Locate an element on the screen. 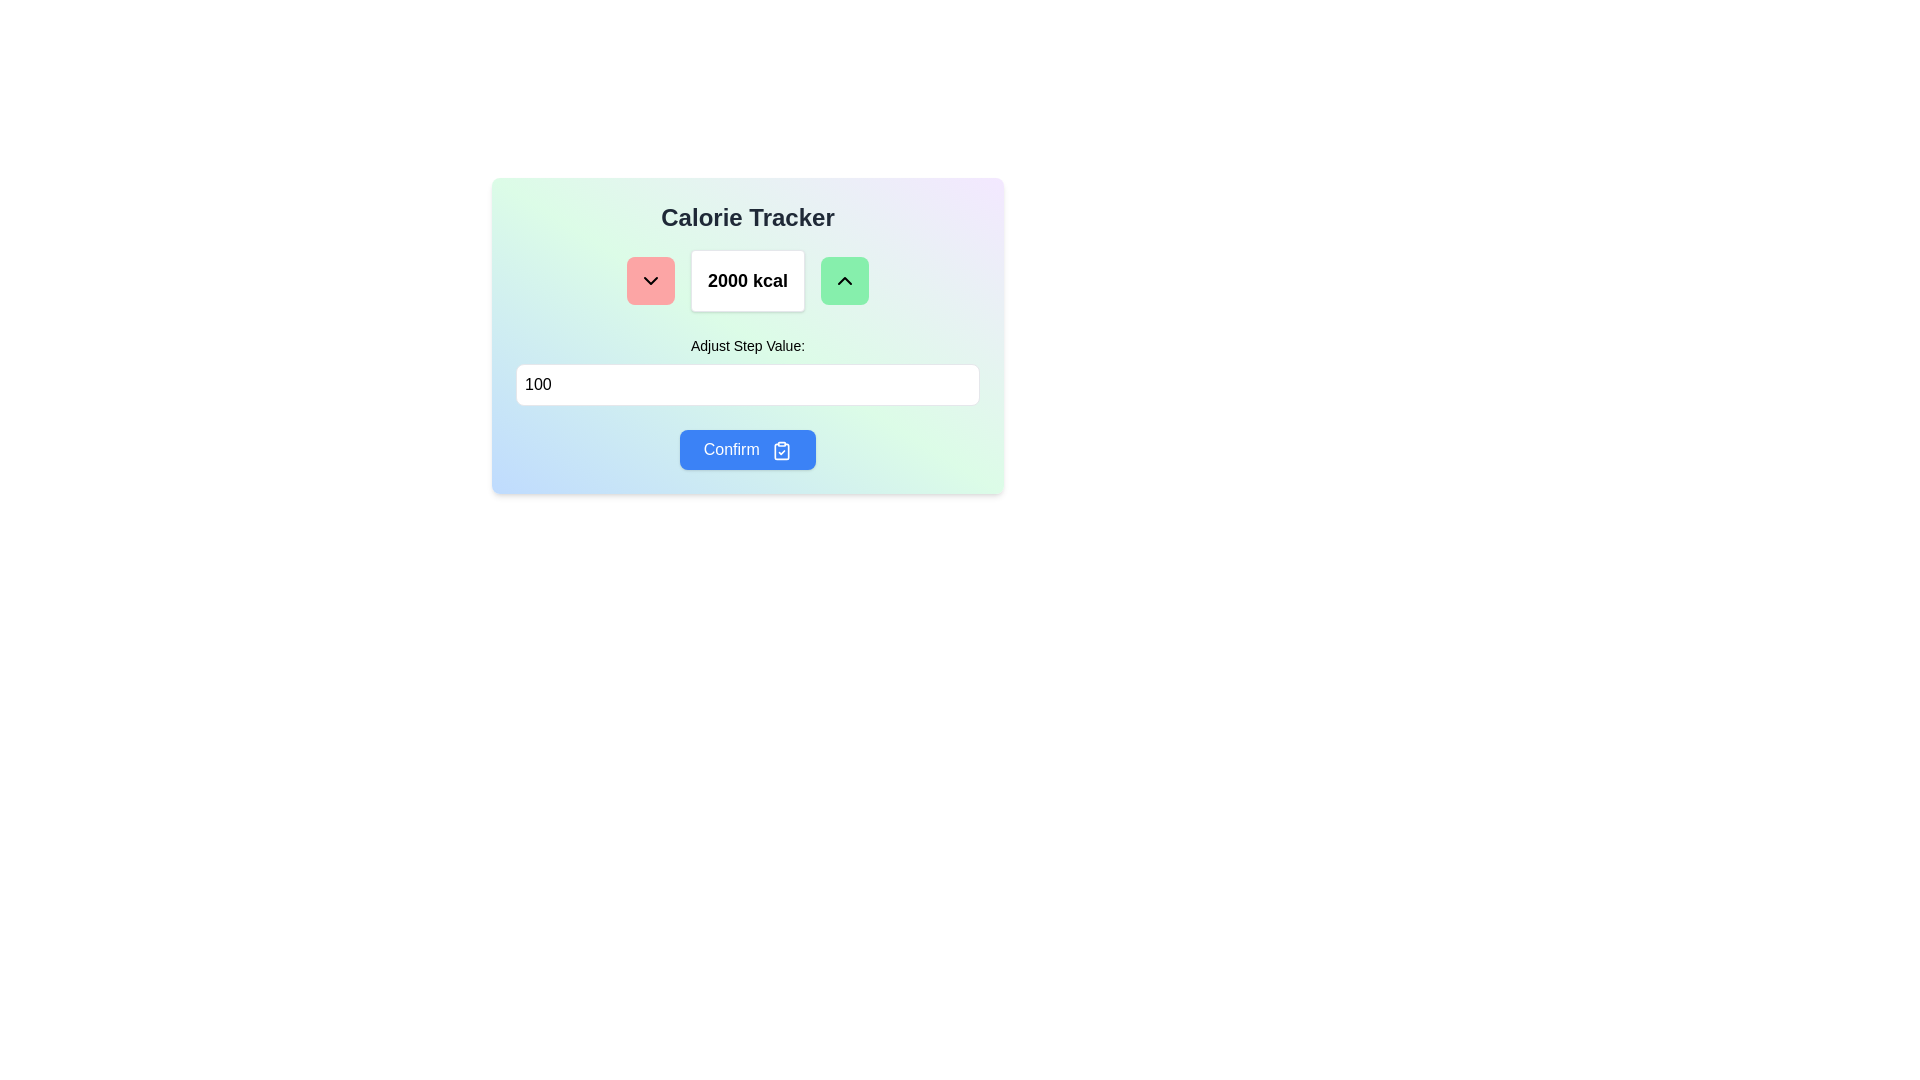  the blue clipboard-shaped icon with a checkmark inside it, located to the right of the 'Confirm' button is located at coordinates (781, 450).